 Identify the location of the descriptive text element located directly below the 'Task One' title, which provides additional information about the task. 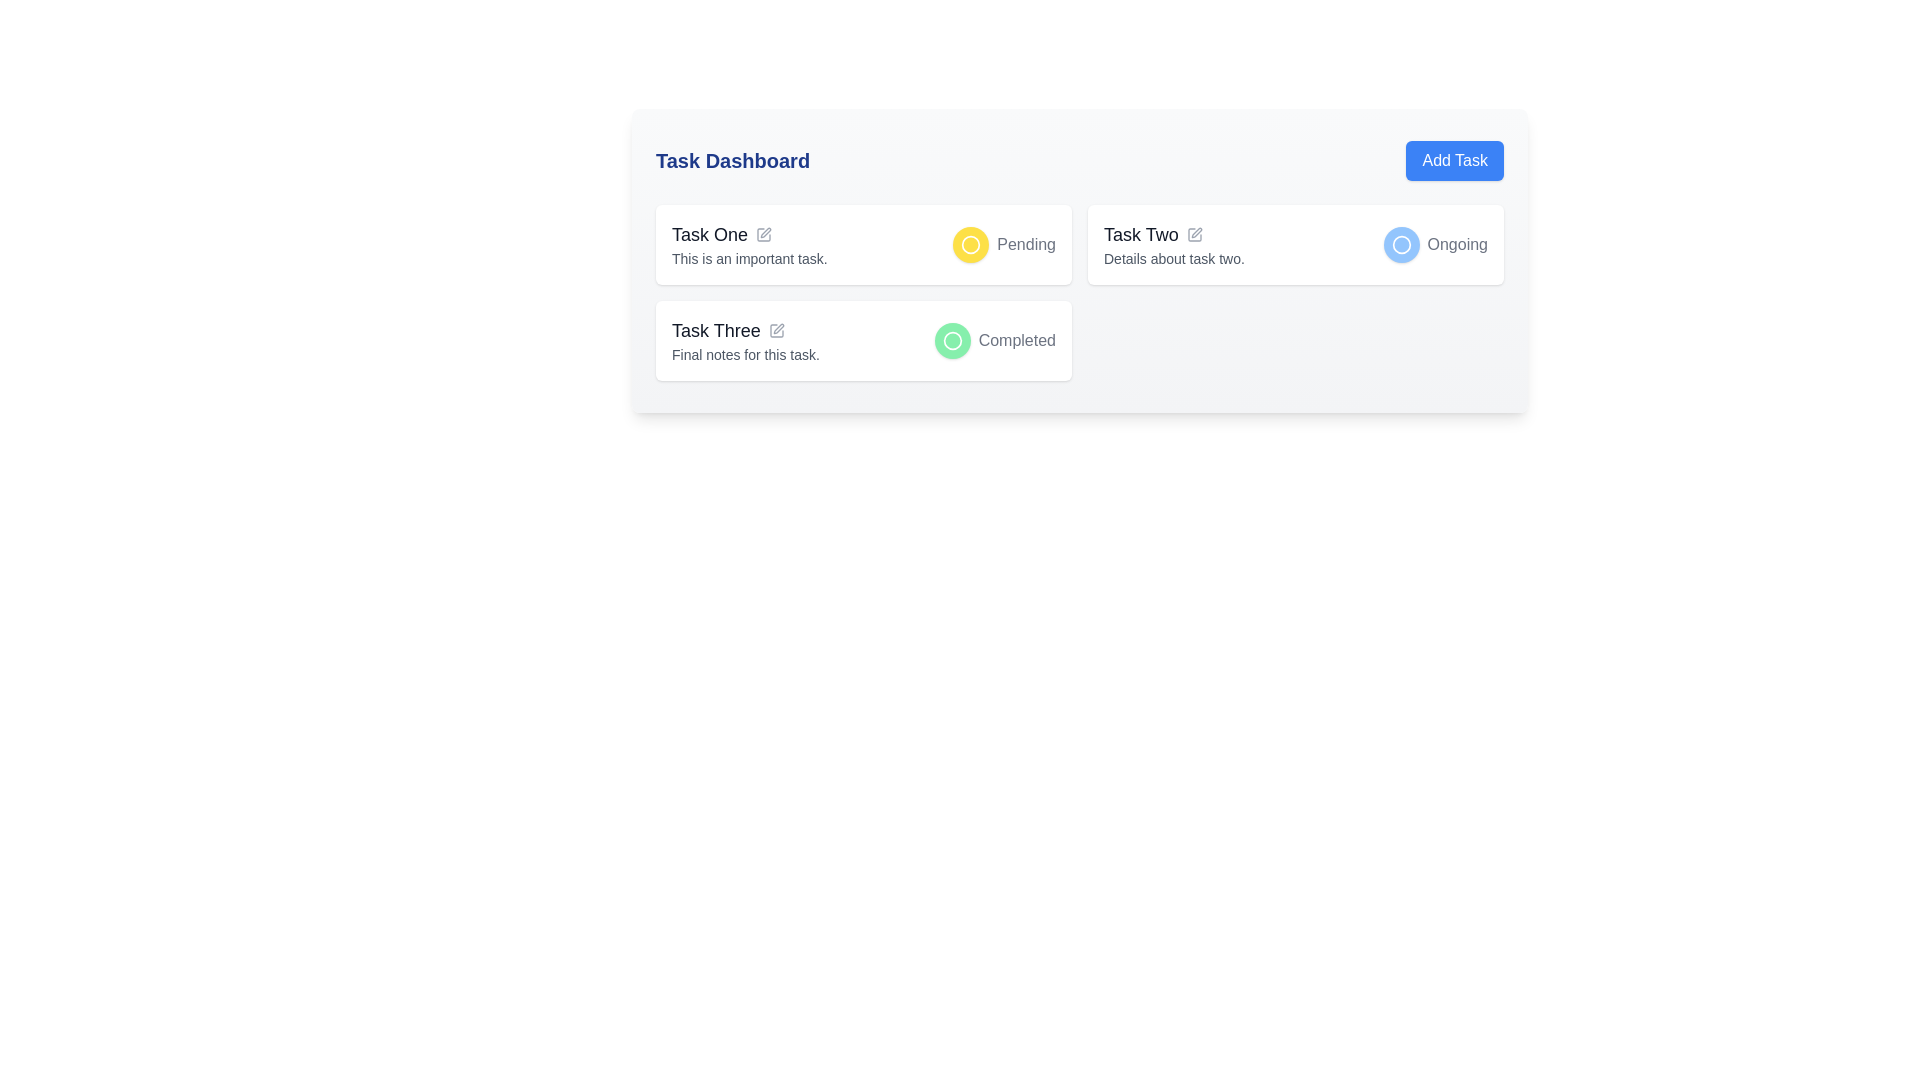
(748, 257).